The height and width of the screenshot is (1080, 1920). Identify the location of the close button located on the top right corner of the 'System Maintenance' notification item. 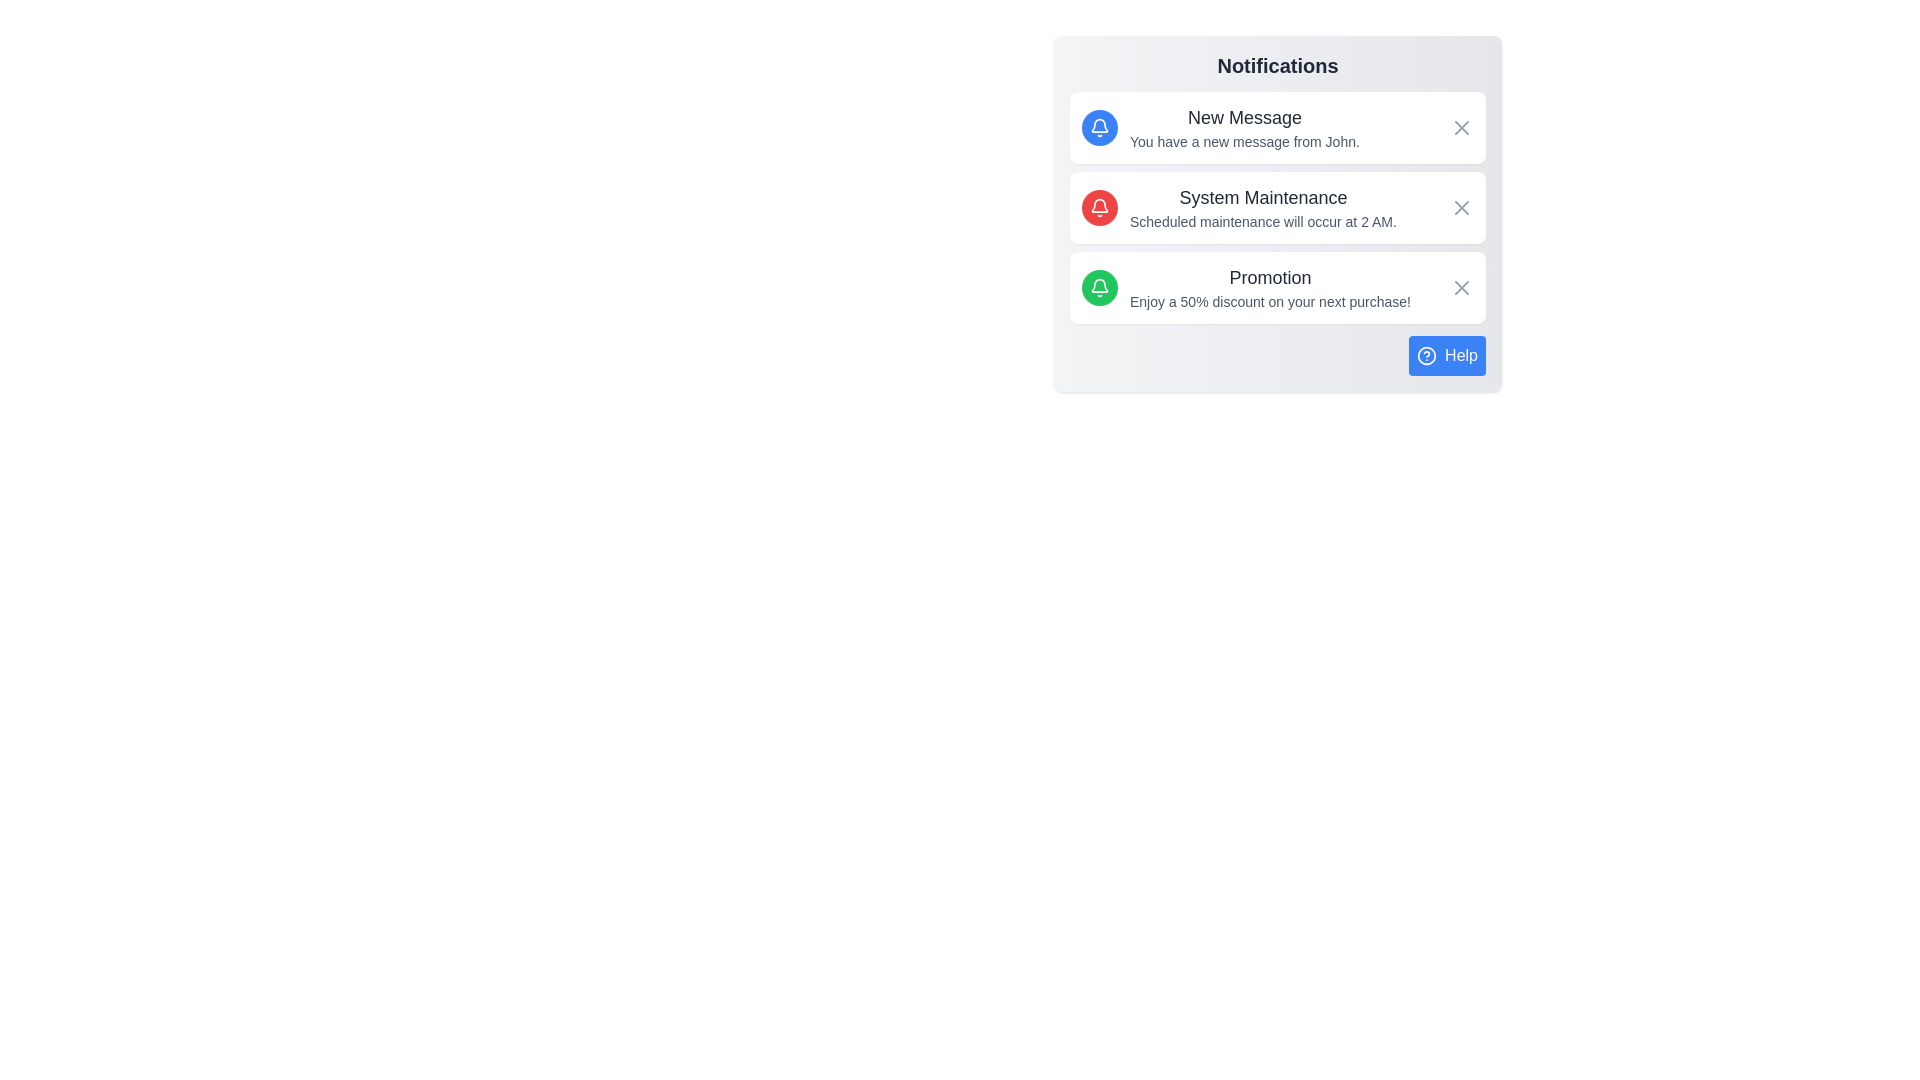
(1462, 208).